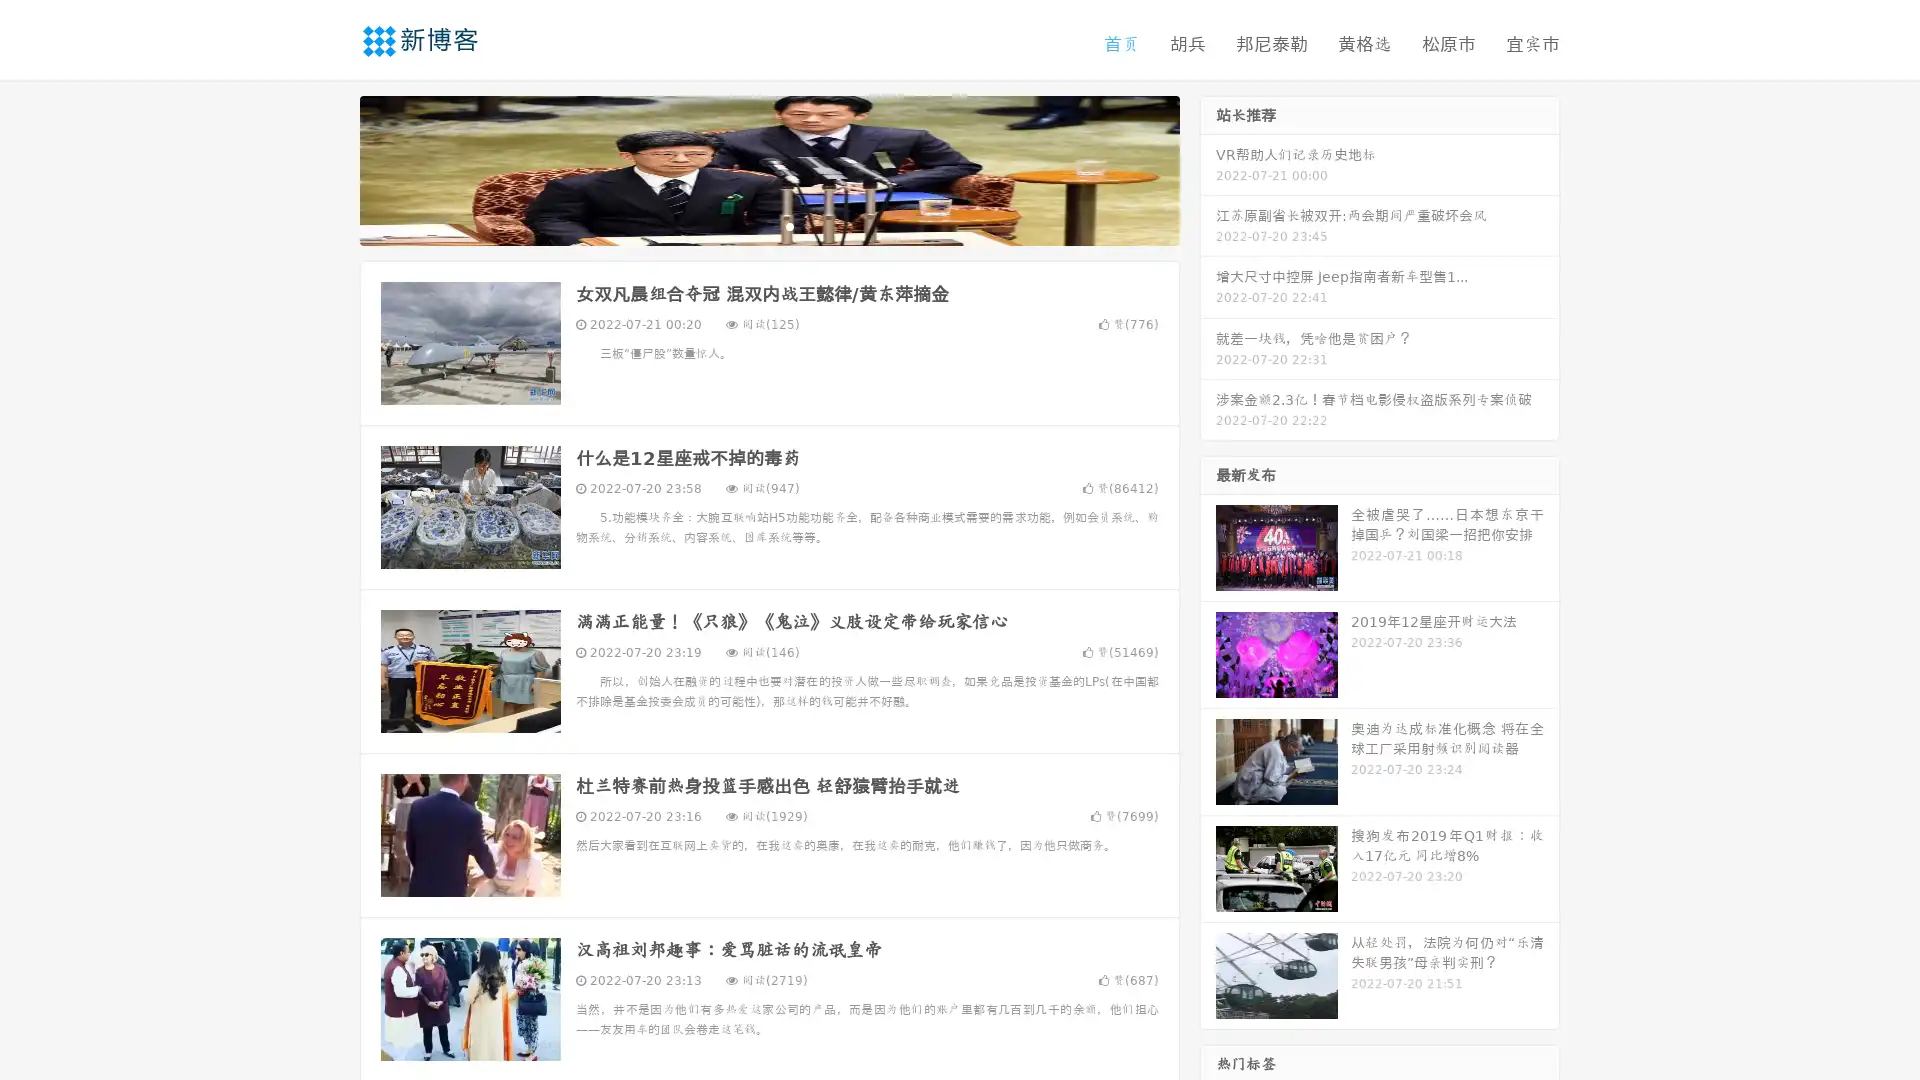 This screenshot has height=1080, width=1920. What do you see at coordinates (789, 225) in the screenshot?
I see `Go to slide 3` at bounding box center [789, 225].